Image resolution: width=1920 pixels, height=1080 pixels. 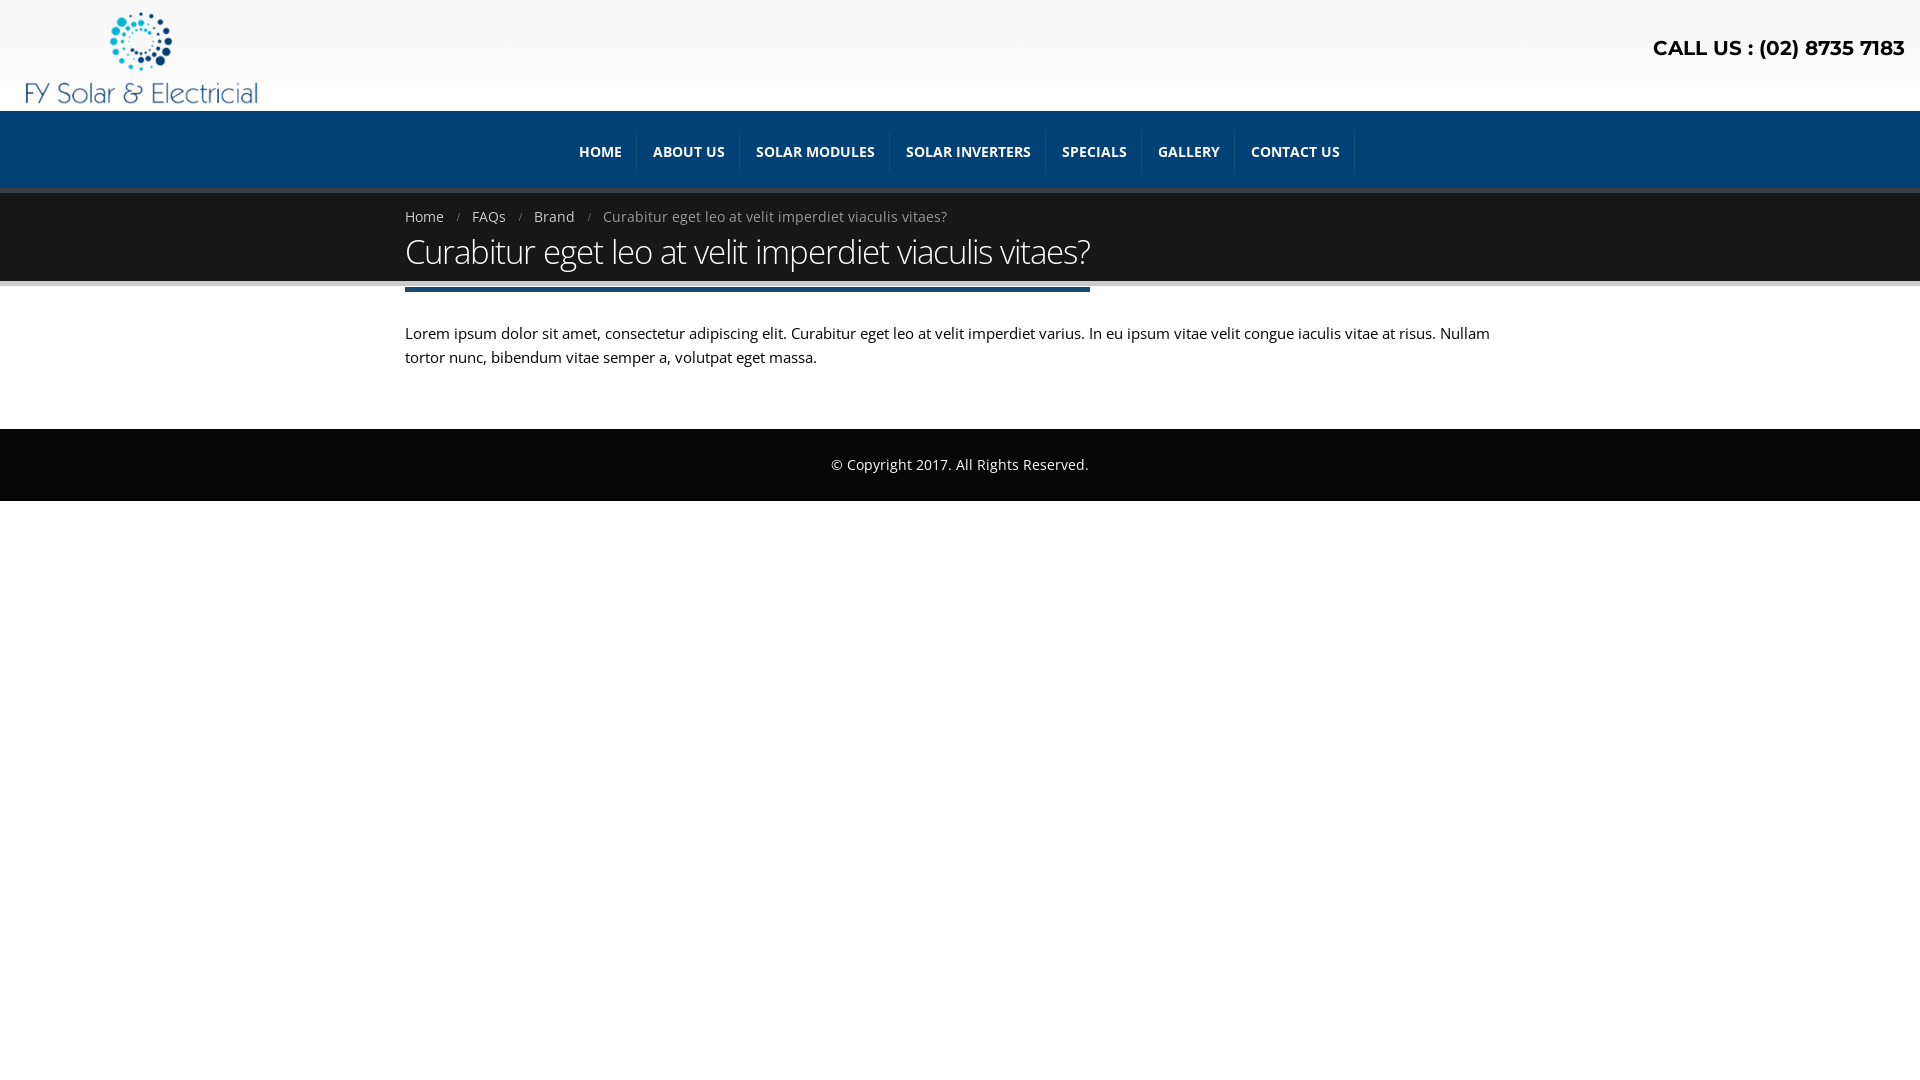 I want to click on 'SOLAR INVERTERS', so click(x=968, y=150).